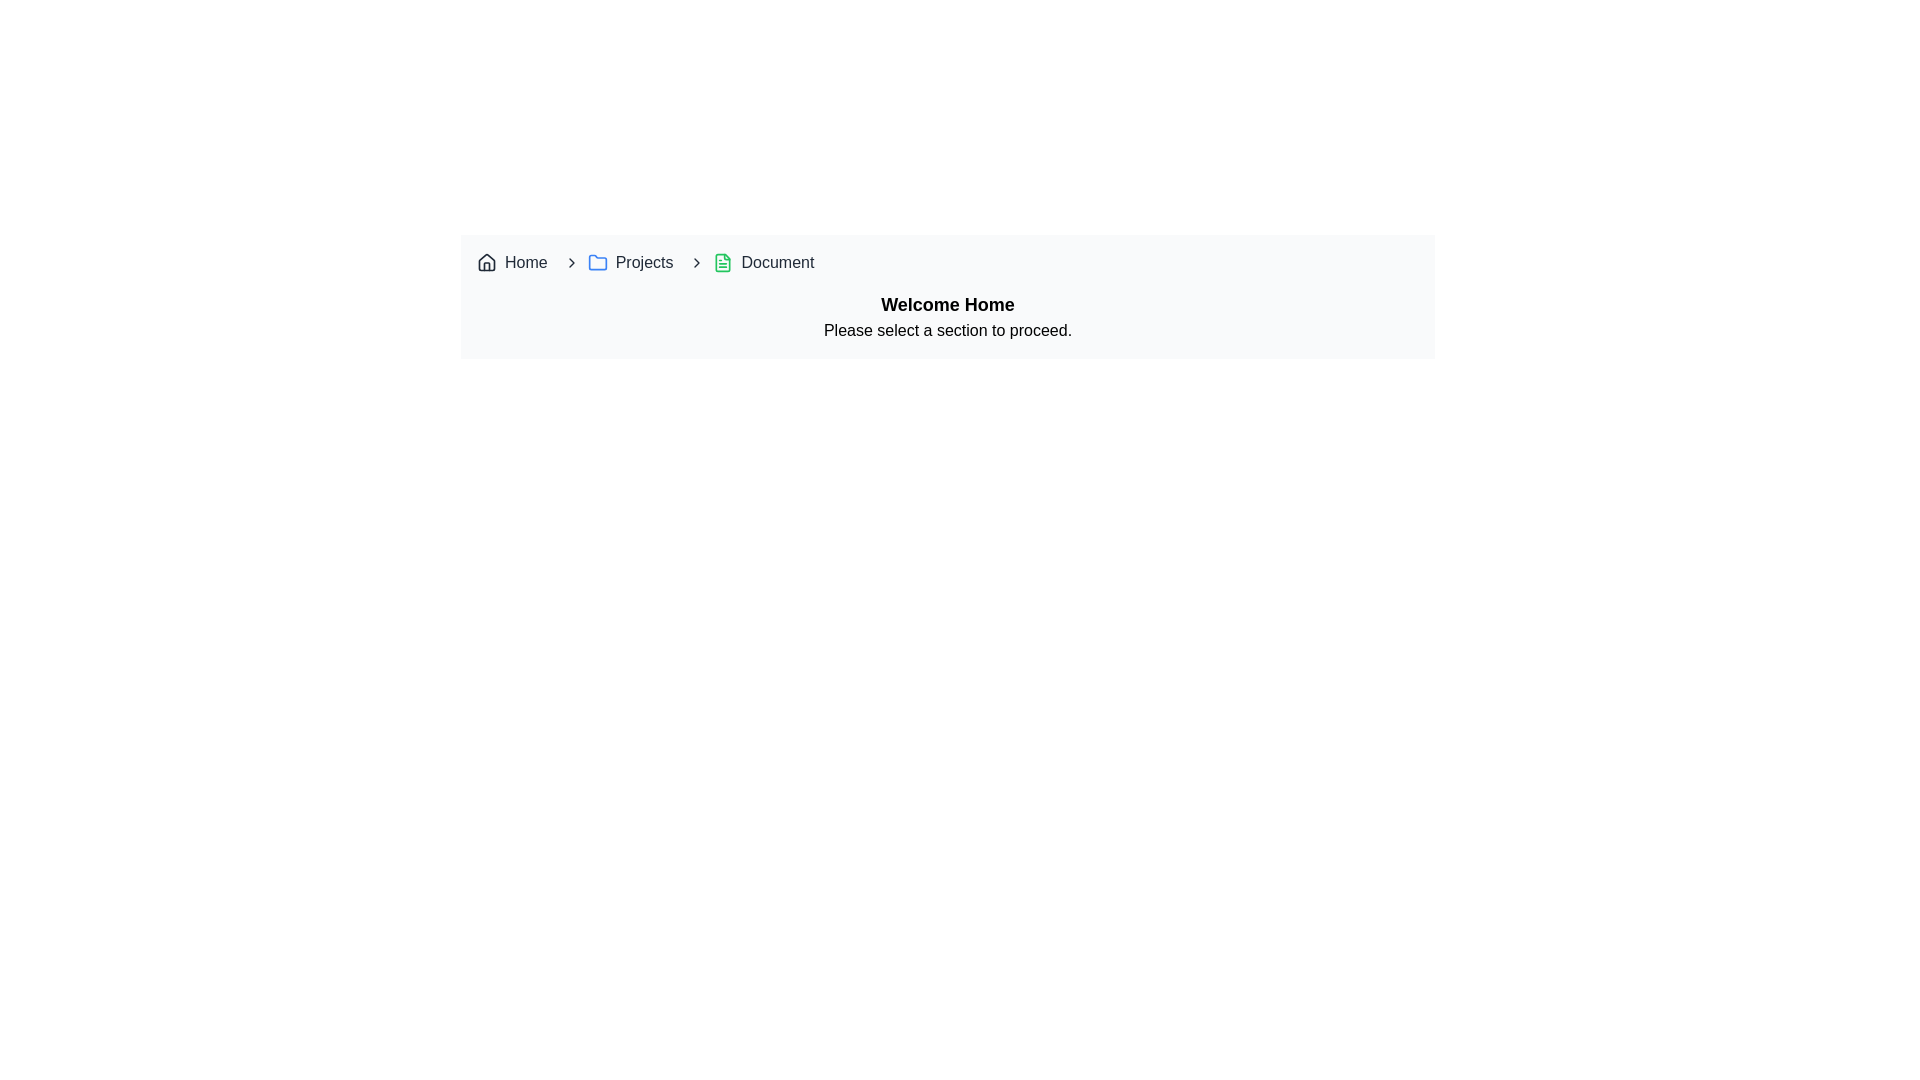 This screenshot has height=1080, width=1920. What do you see at coordinates (776, 261) in the screenshot?
I see `the static text label displaying 'Document' in the breadcrumb navigation component, which indicates the current item in the navigation sequence` at bounding box center [776, 261].